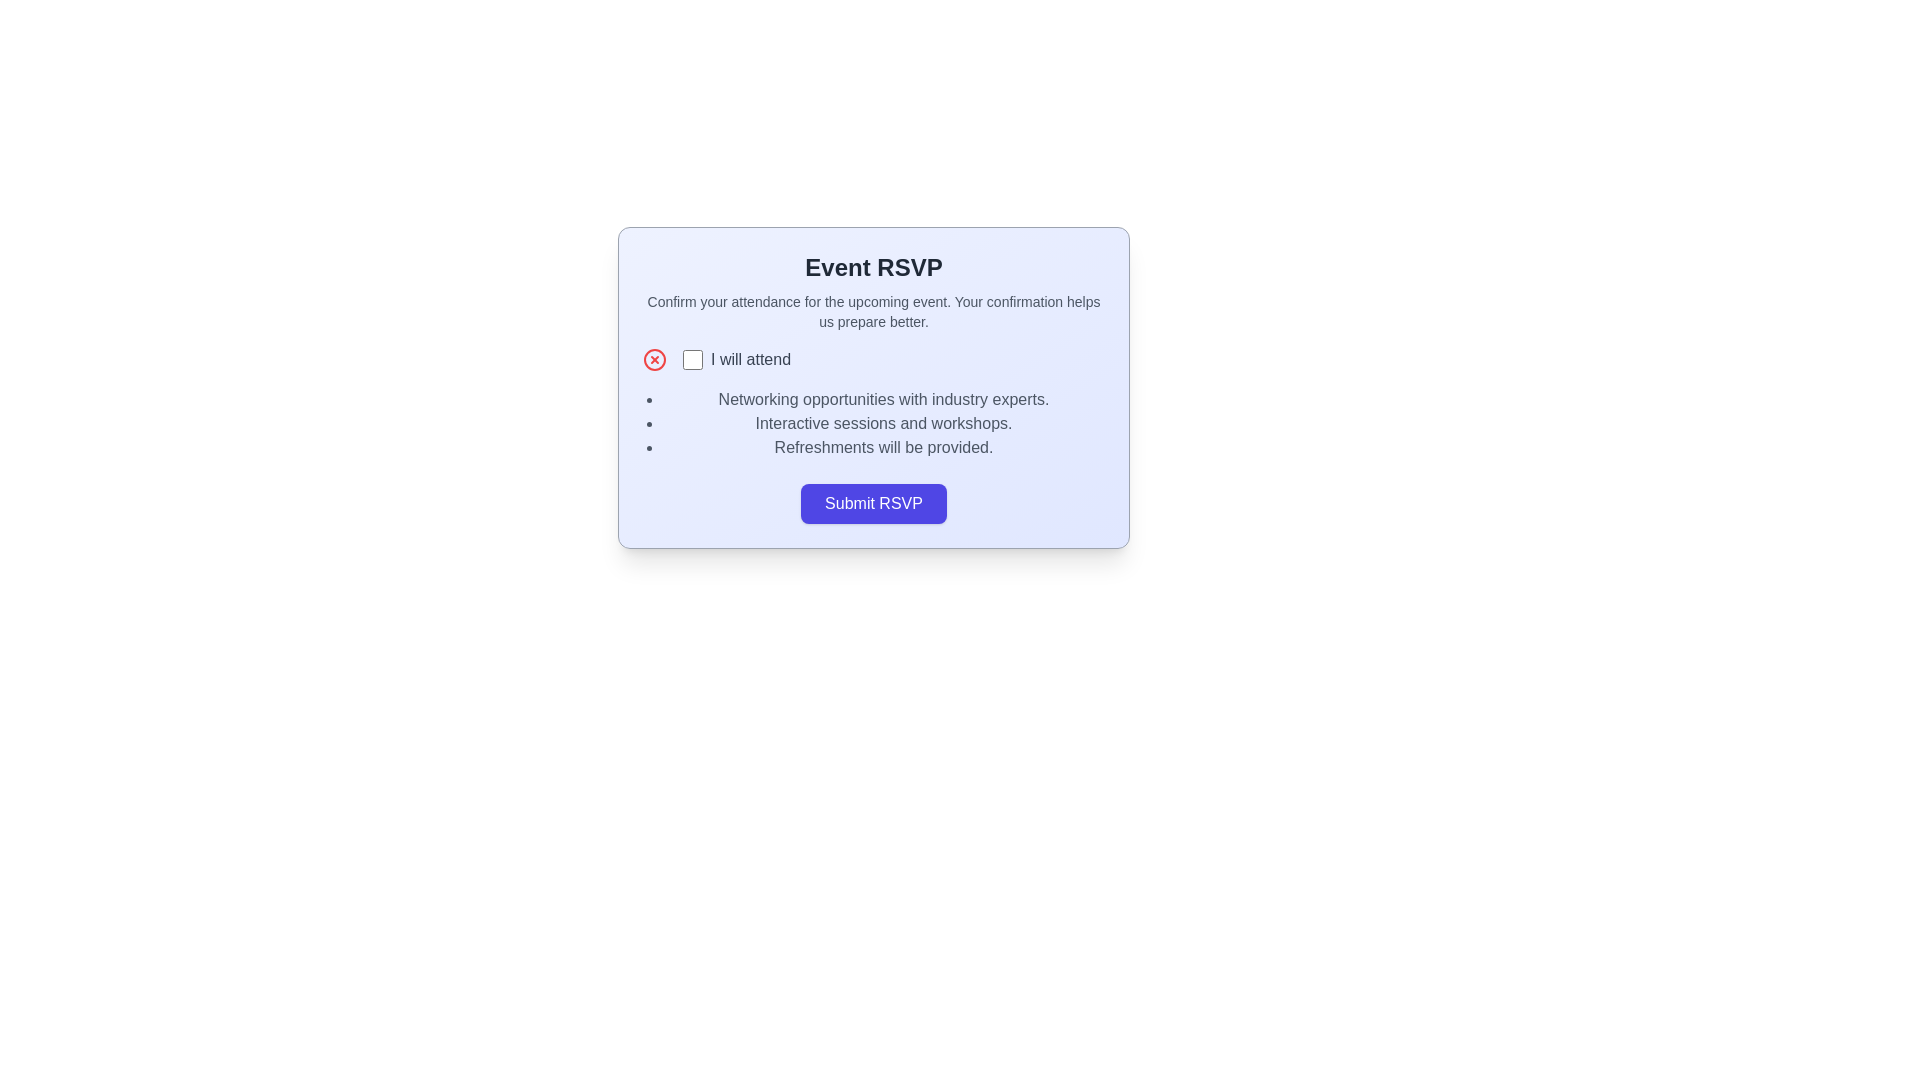 This screenshot has width=1920, height=1080. Describe the element at coordinates (882, 400) in the screenshot. I see `the static text element that provides information about networking opportunities, which is the first item in a bulleted list located below the 'I will attend' checkbox` at that location.